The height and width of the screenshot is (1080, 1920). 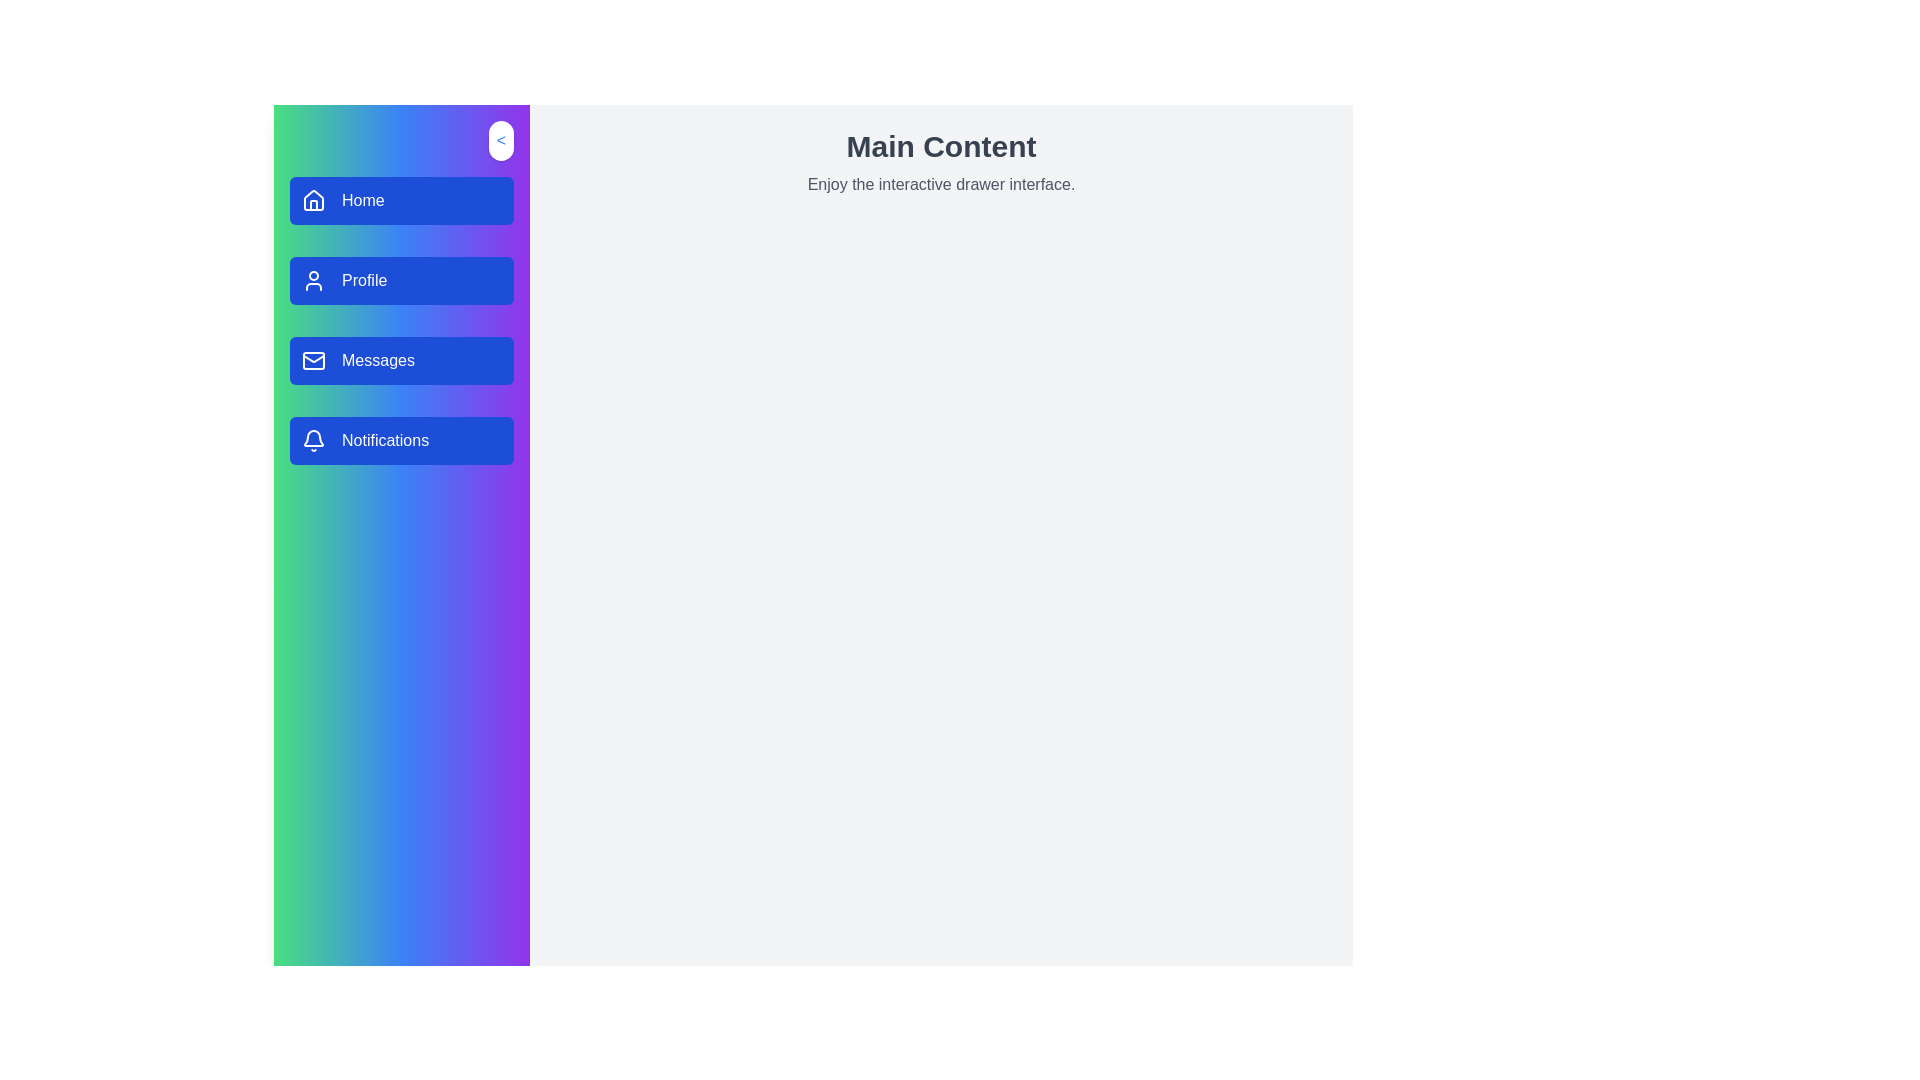 What do you see at coordinates (401, 361) in the screenshot?
I see `the 'Messages' navigation button in the left sidebar` at bounding box center [401, 361].